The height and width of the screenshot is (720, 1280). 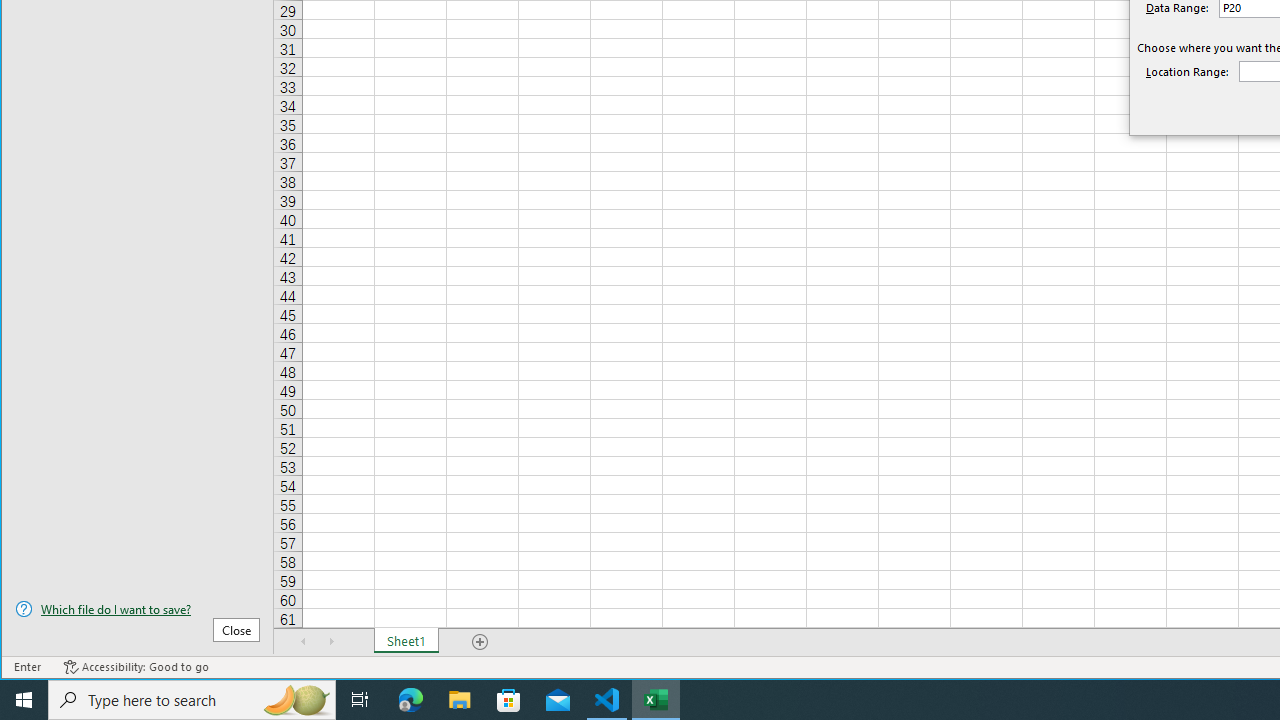 What do you see at coordinates (136, 608) in the screenshot?
I see `'Which file do I want to save?'` at bounding box center [136, 608].